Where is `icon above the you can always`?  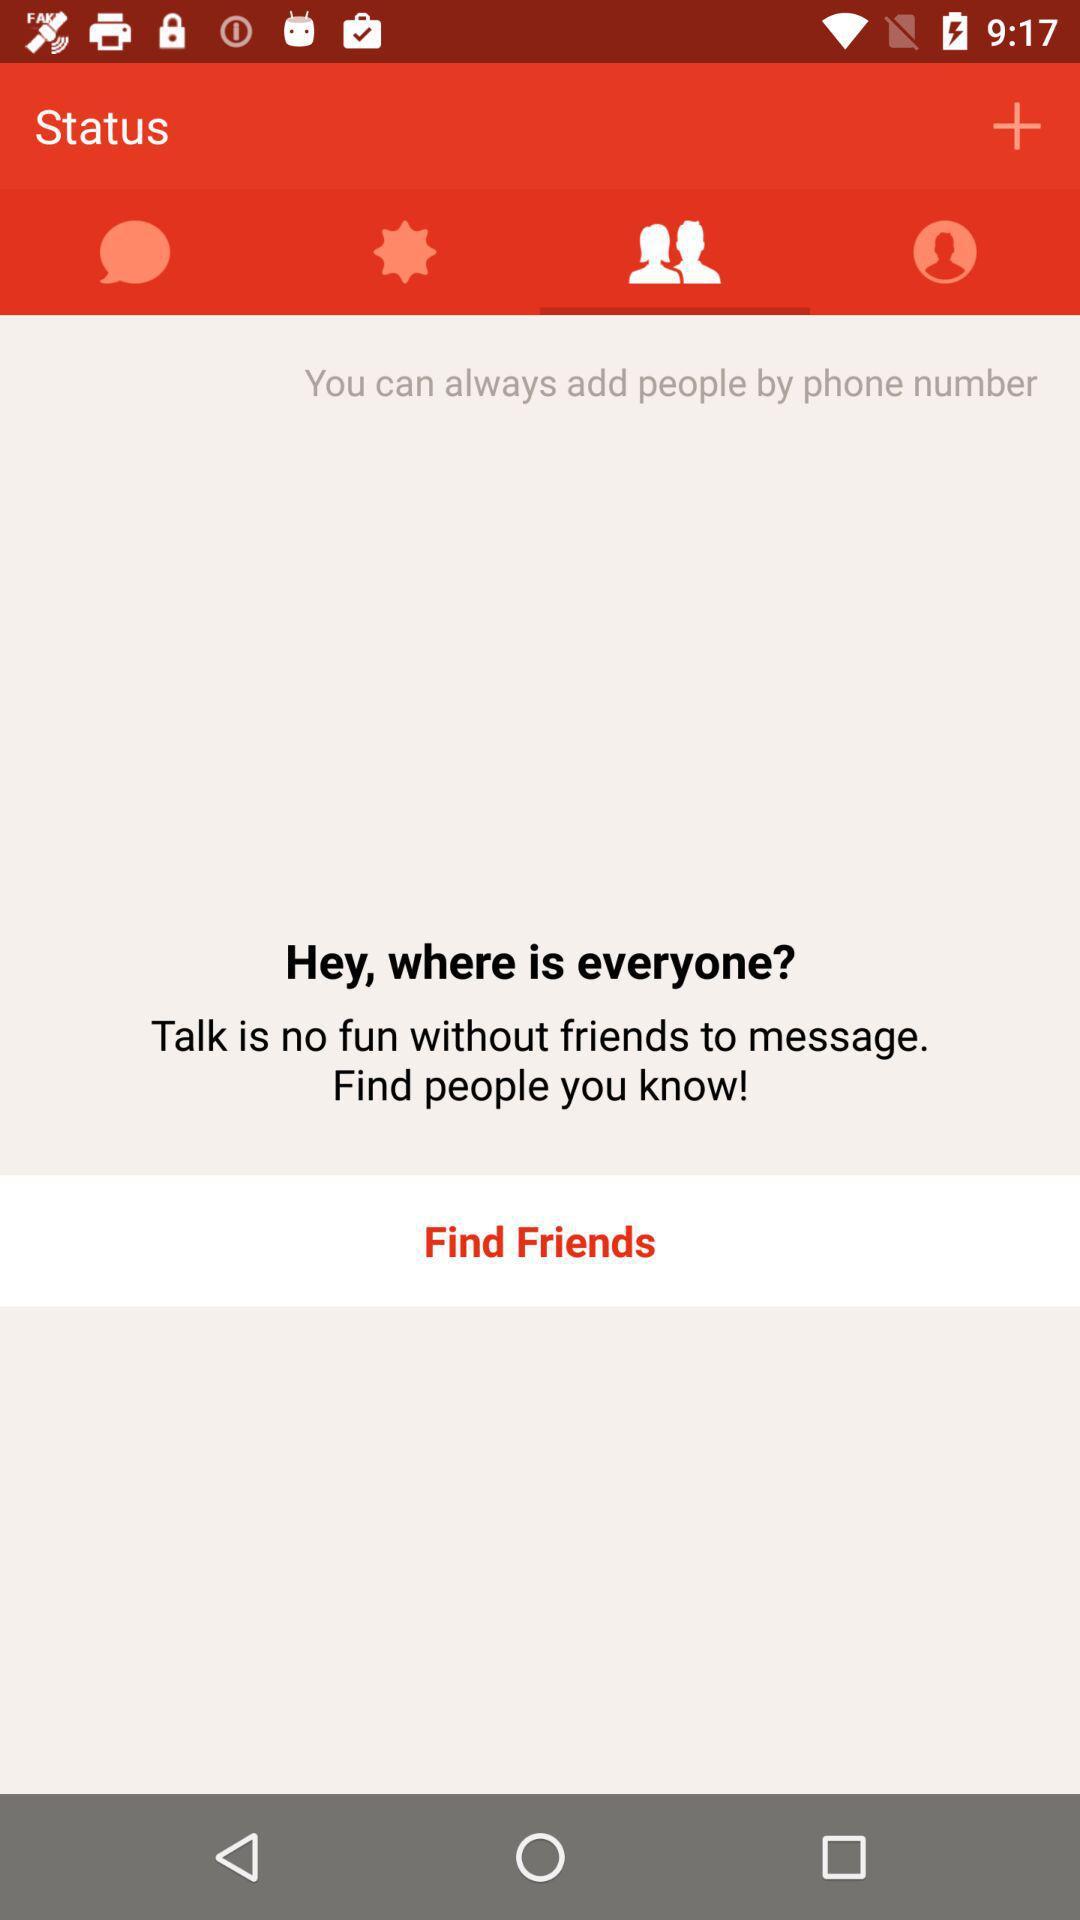 icon above the you can always is located at coordinates (945, 251).